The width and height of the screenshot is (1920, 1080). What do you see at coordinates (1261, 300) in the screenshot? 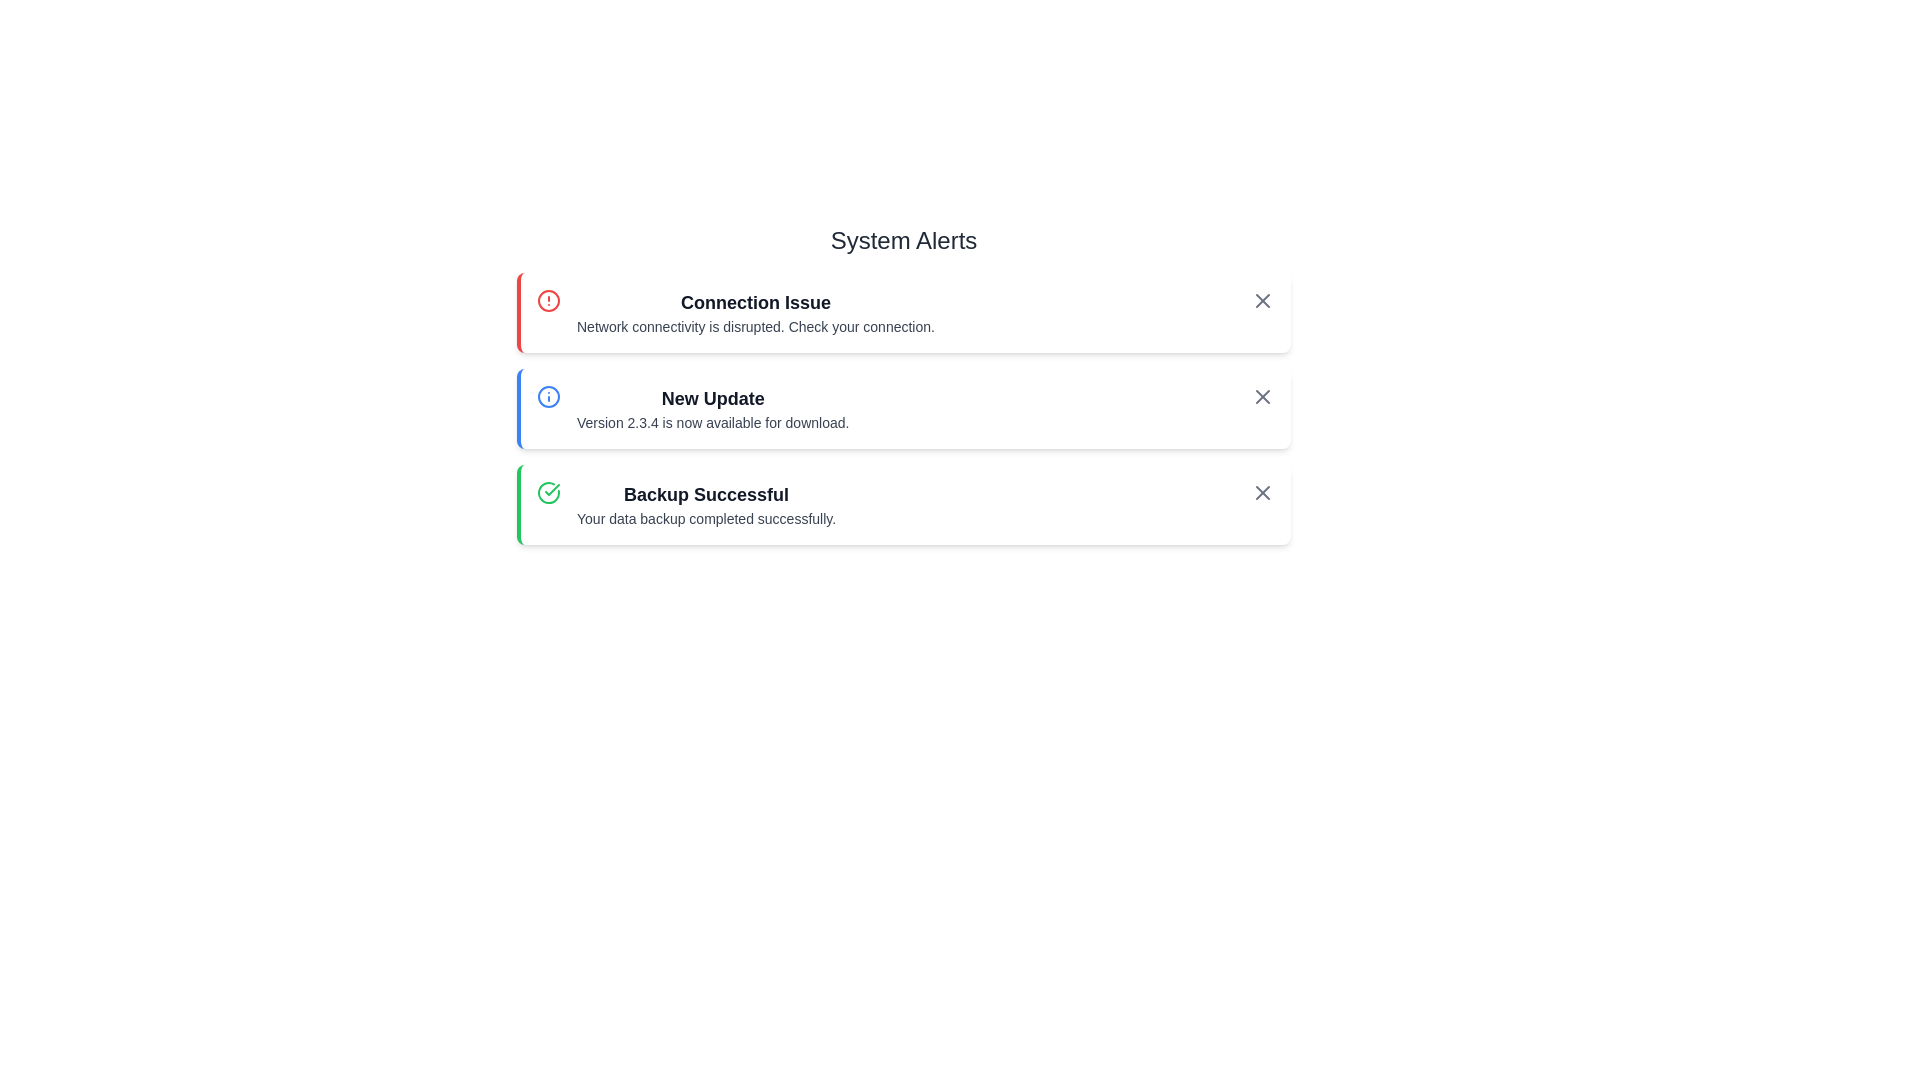
I see `the close icon button located in the top-right corner of the 'Connection Issue' notification card` at bounding box center [1261, 300].